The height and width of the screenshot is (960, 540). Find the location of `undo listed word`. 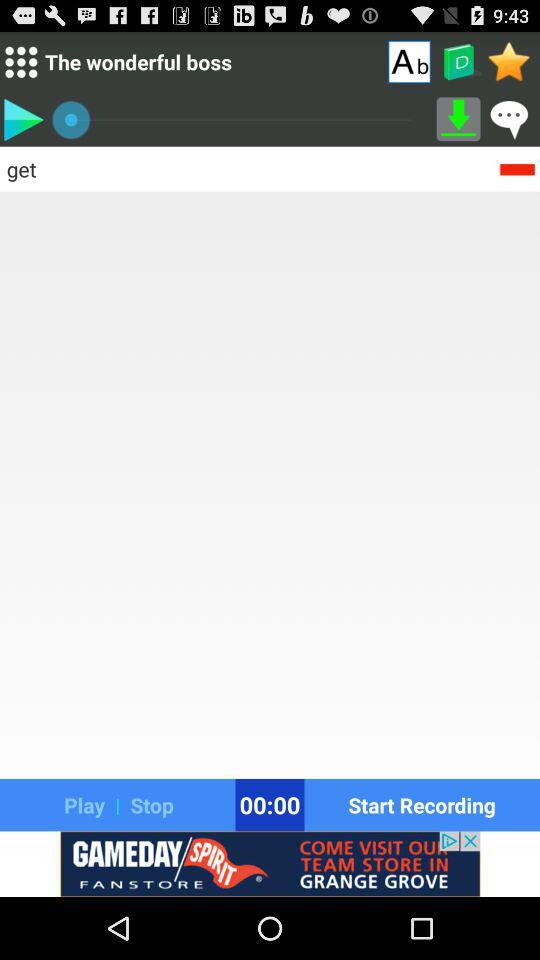

undo listed word is located at coordinates (517, 167).